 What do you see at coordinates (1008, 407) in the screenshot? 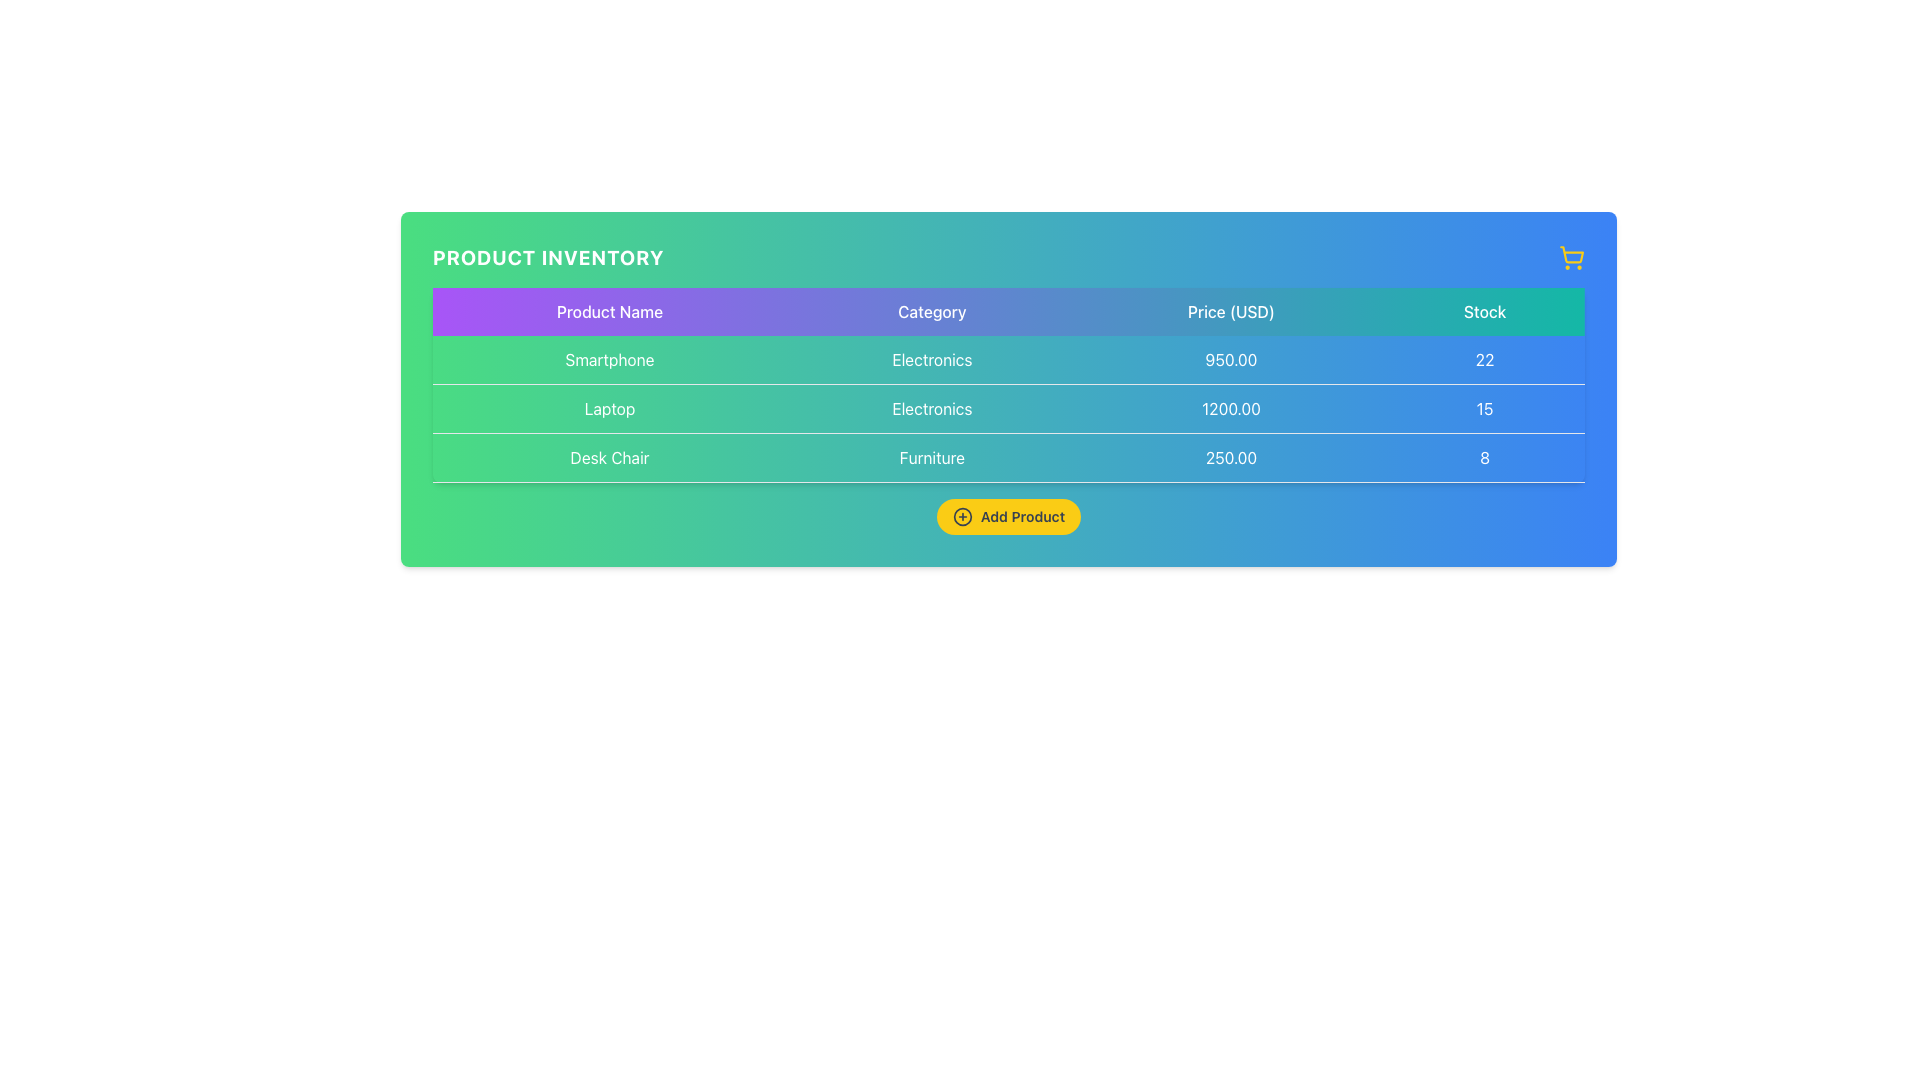
I see `the second row in the product inventory table that presents details about a 'Laptop' product, which is positioned between the 'Smartphone' and 'Desk Chair' rows` at bounding box center [1008, 407].